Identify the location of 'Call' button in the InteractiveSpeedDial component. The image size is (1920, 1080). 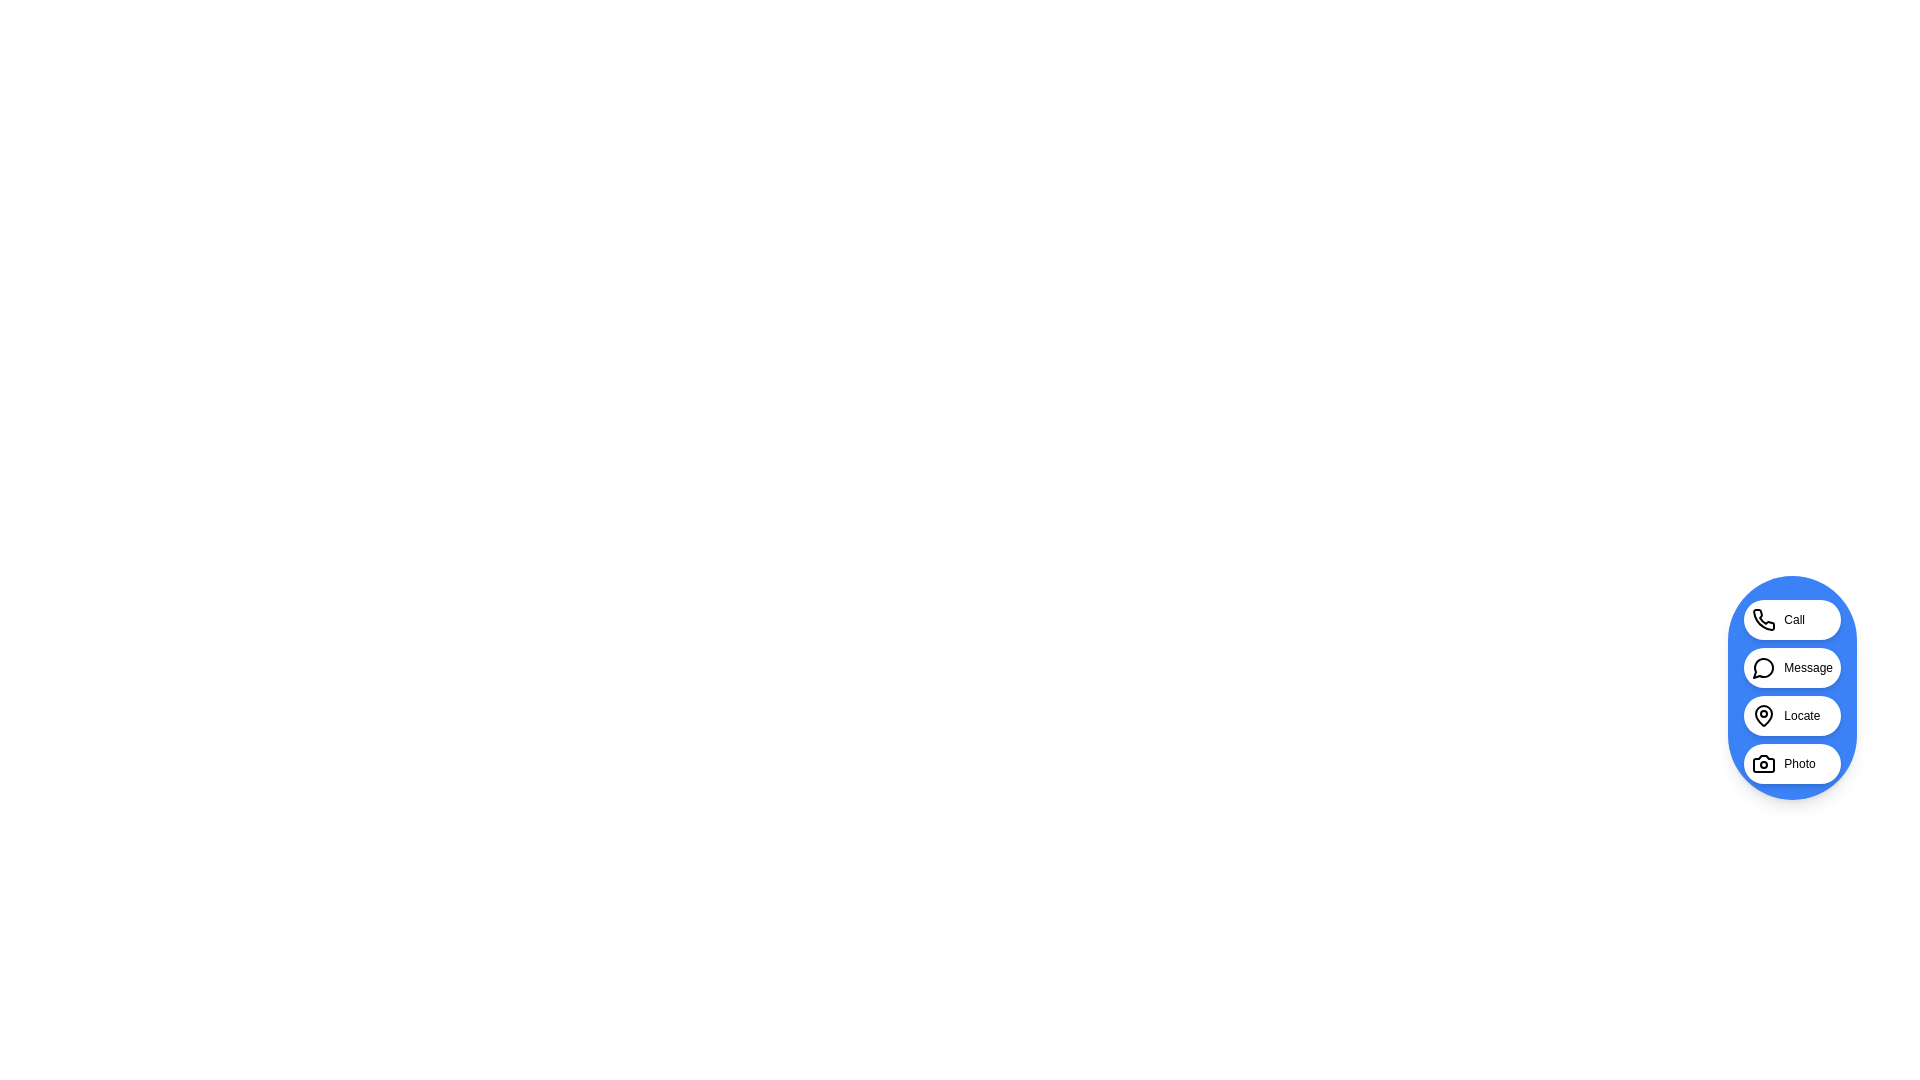
(1792, 619).